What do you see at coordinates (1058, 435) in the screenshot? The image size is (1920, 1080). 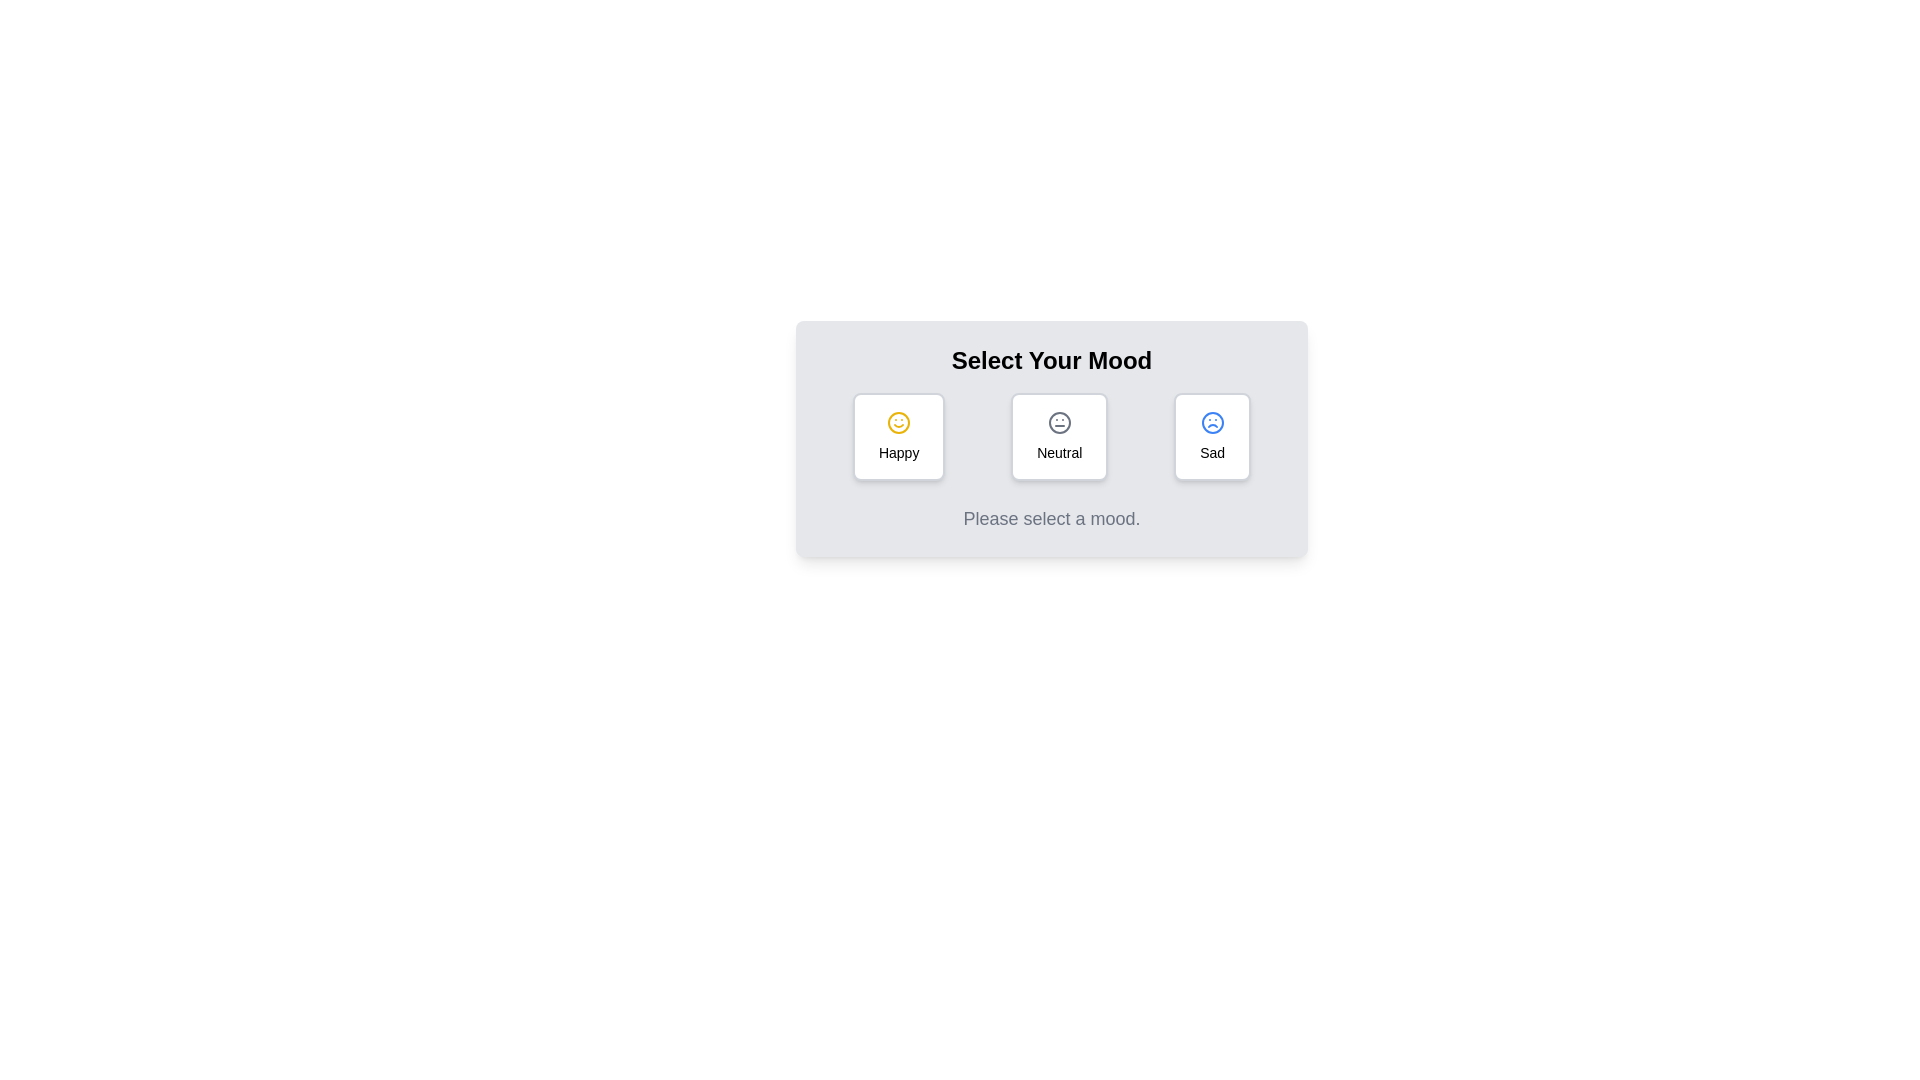 I see `the 'Neutral' button, which is a rectangular button with rounded corners and a white background, displaying a neutral face icon and the text 'Neutral'` at bounding box center [1058, 435].